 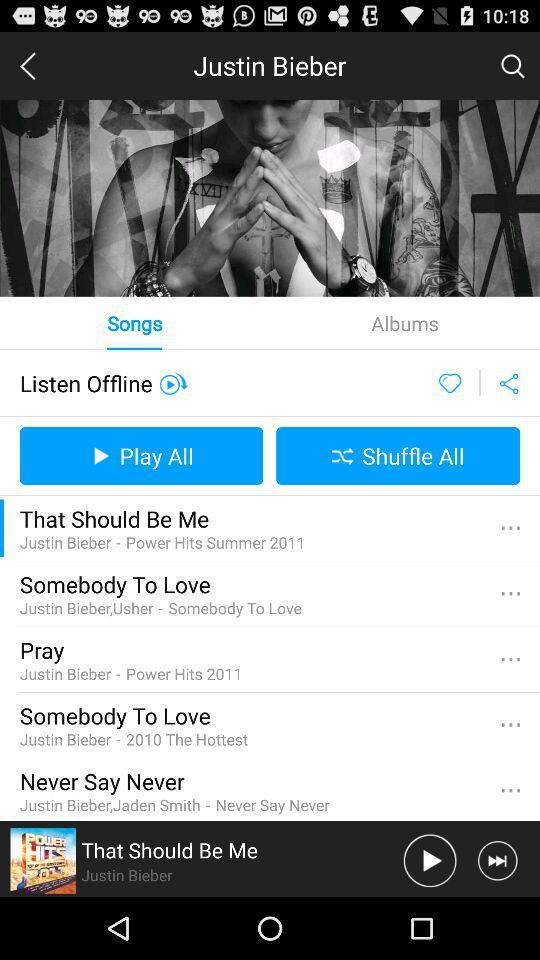 What do you see at coordinates (429, 921) in the screenshot?
I see `the play icon` at bounding box center [429, 921].